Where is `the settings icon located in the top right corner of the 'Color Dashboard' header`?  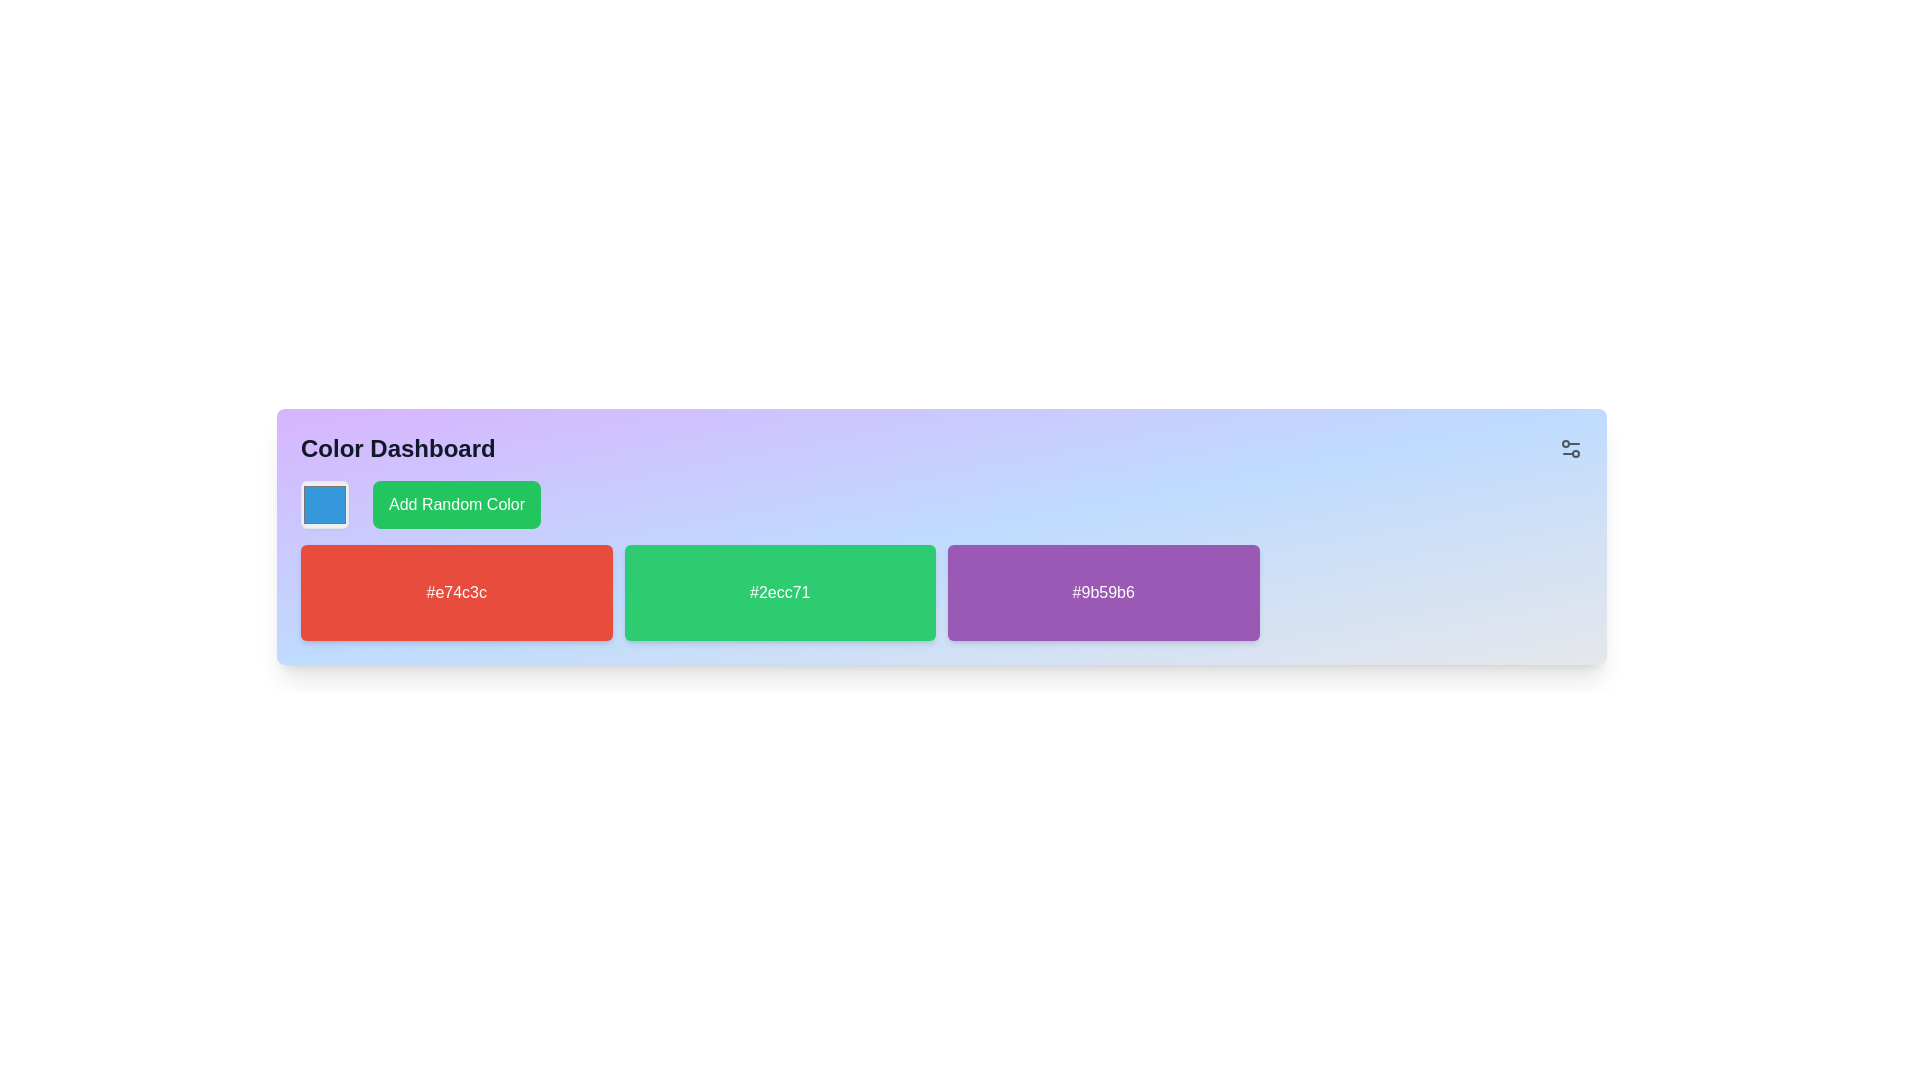 the settings icon located in the top right corner of the 'Color Dashboard' header is located at coordinates (1569, 447).